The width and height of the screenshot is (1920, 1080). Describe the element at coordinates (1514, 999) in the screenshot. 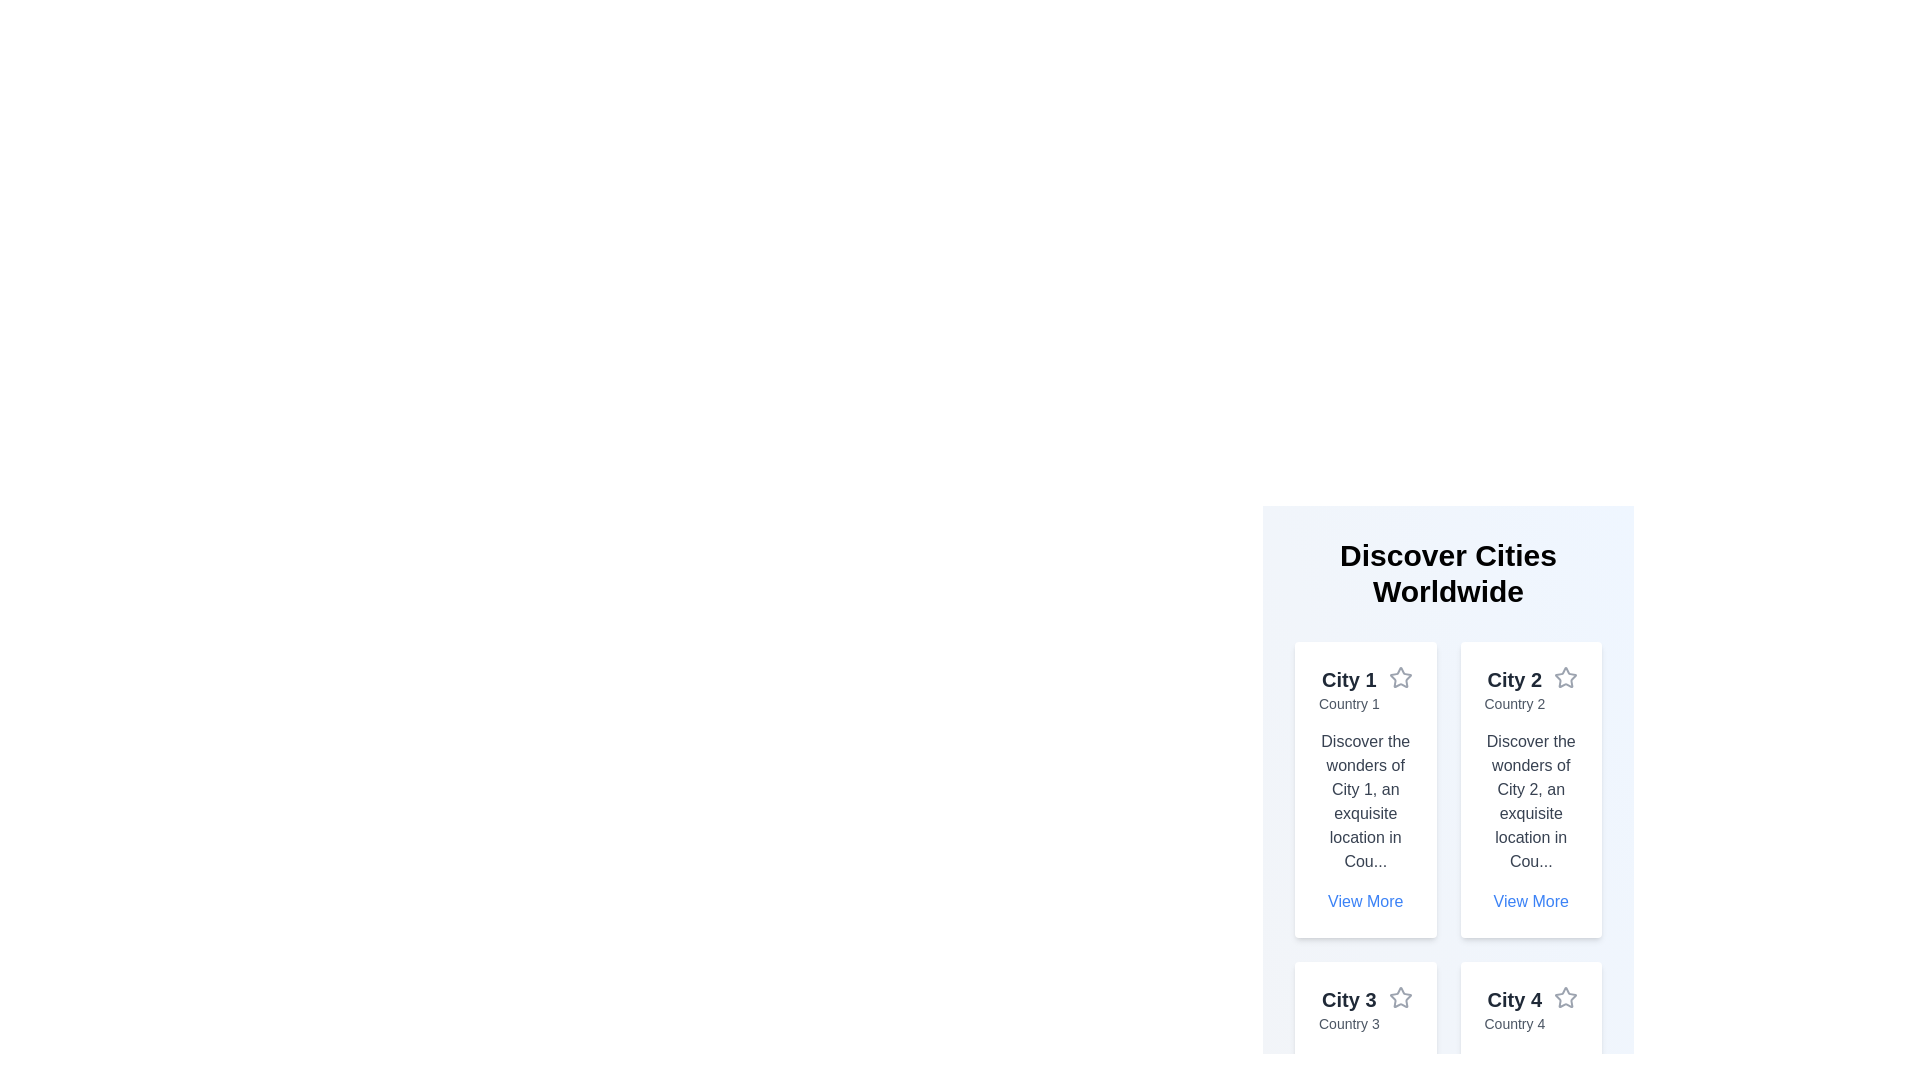

I see `the text label displaying 'City 4', which is part of a card component in the lower-right section of the grid, positioned above 'Country 4'` at that location.